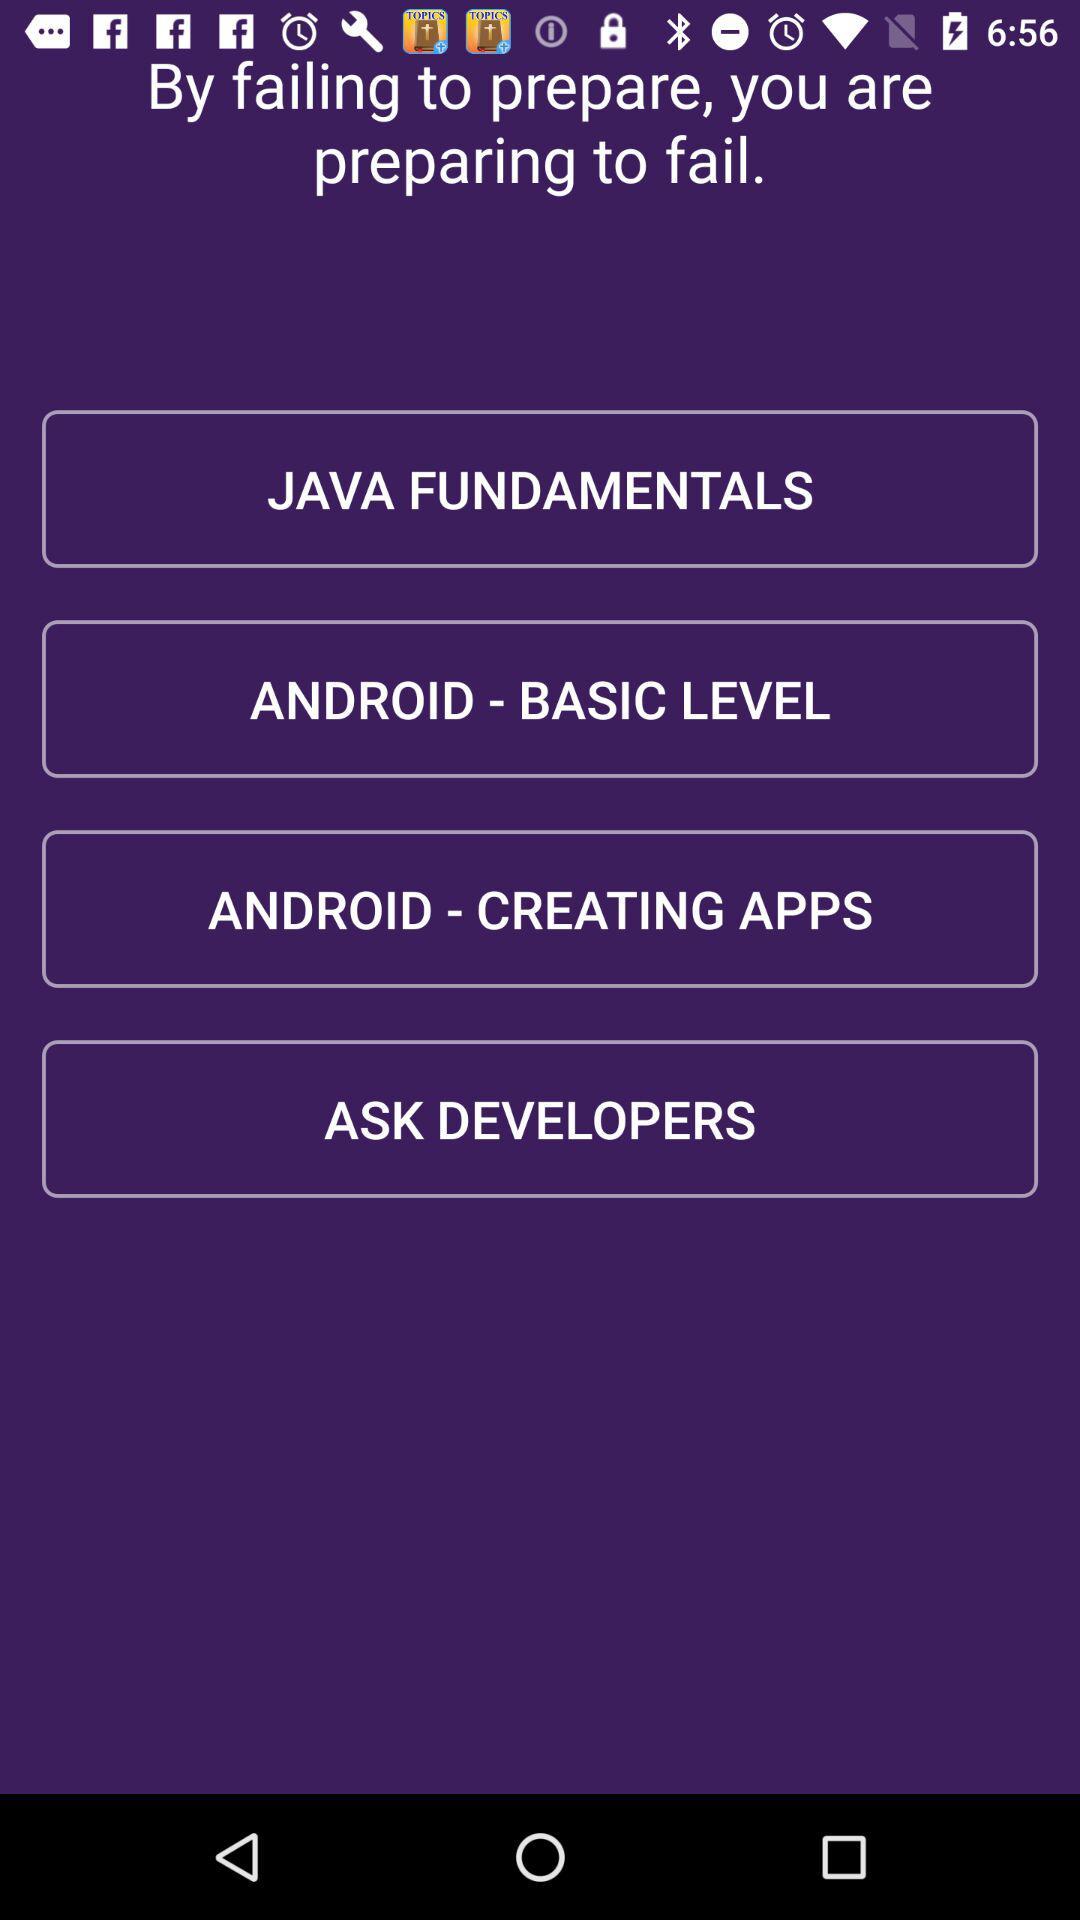 This screenshot has height=1920, width=1080. I want to click on the icon above the android - creating apps, so click(540, 699).